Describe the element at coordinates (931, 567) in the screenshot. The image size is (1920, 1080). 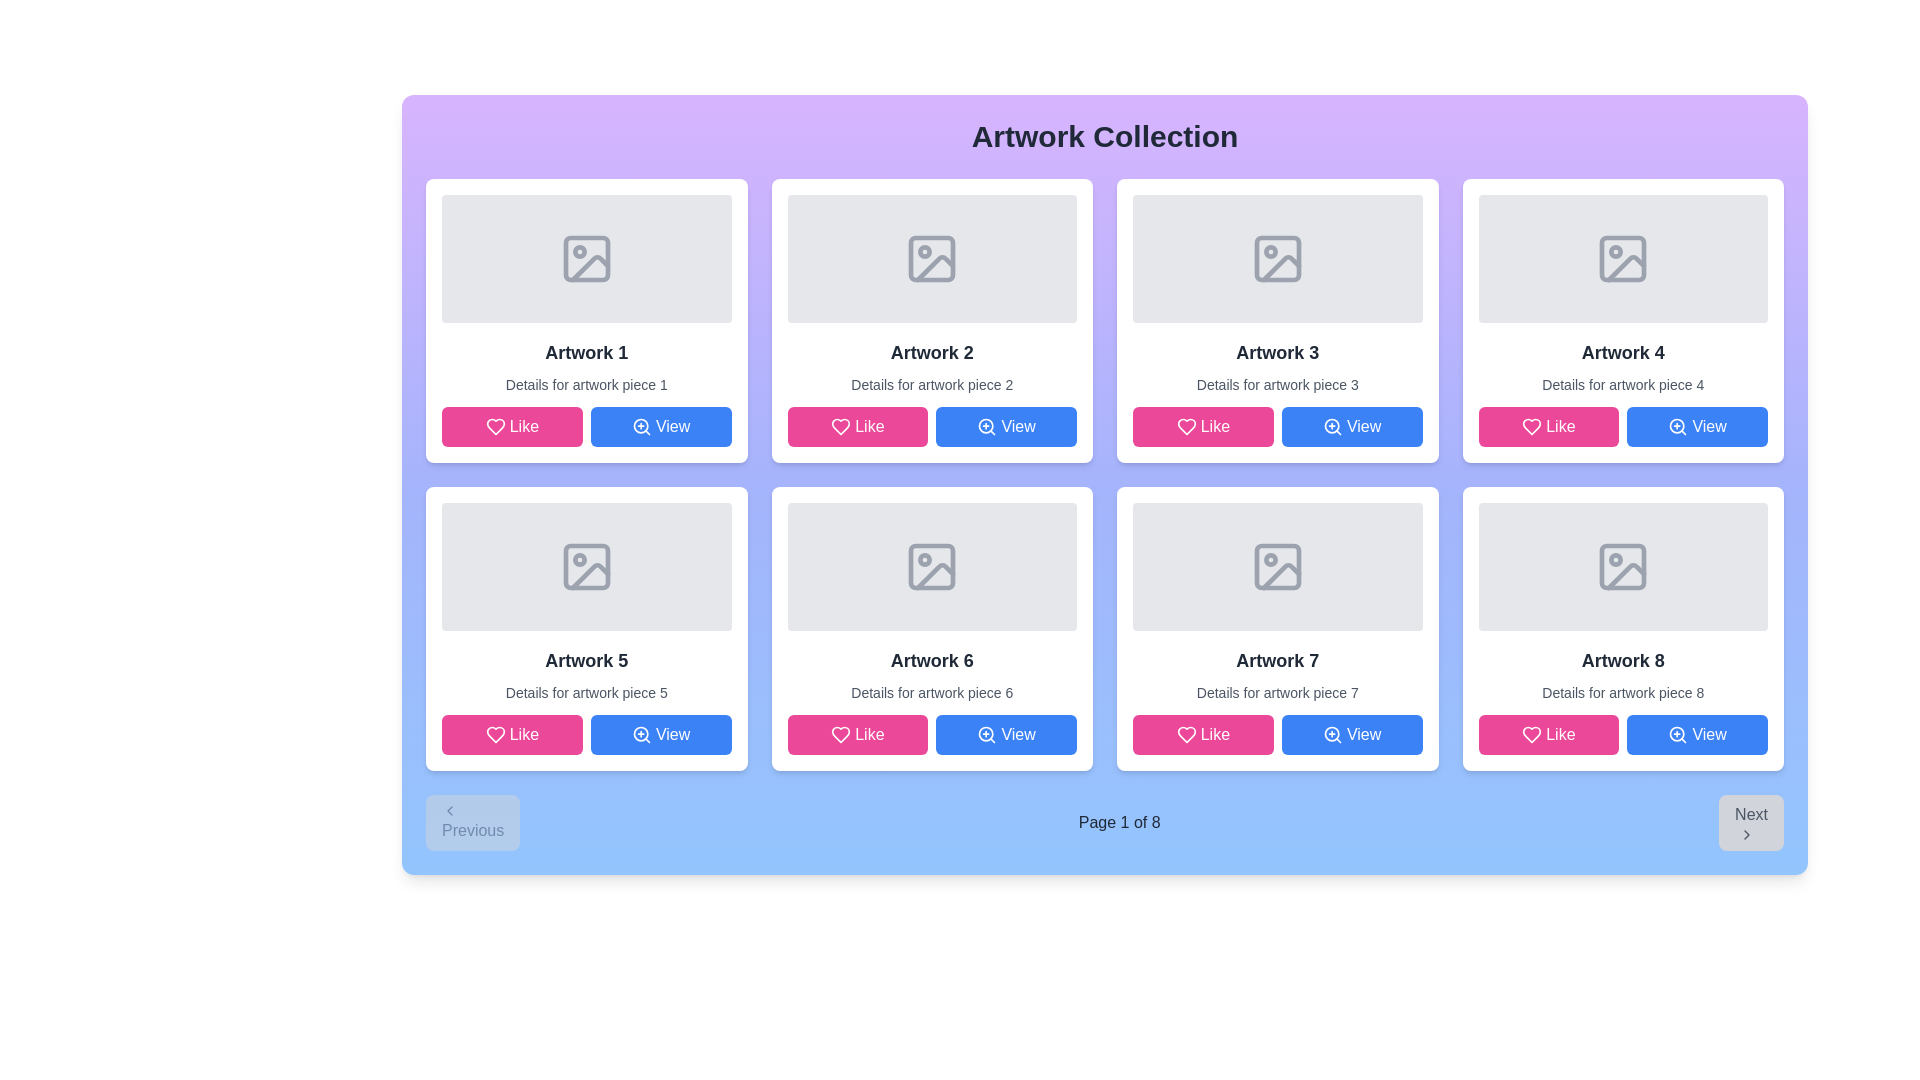
I see `the image placeholder located in the sixth card of the grid layout, positioned in the second row and third column, labeled 'Artwork 6' with details for artwork piece 6` at that location.